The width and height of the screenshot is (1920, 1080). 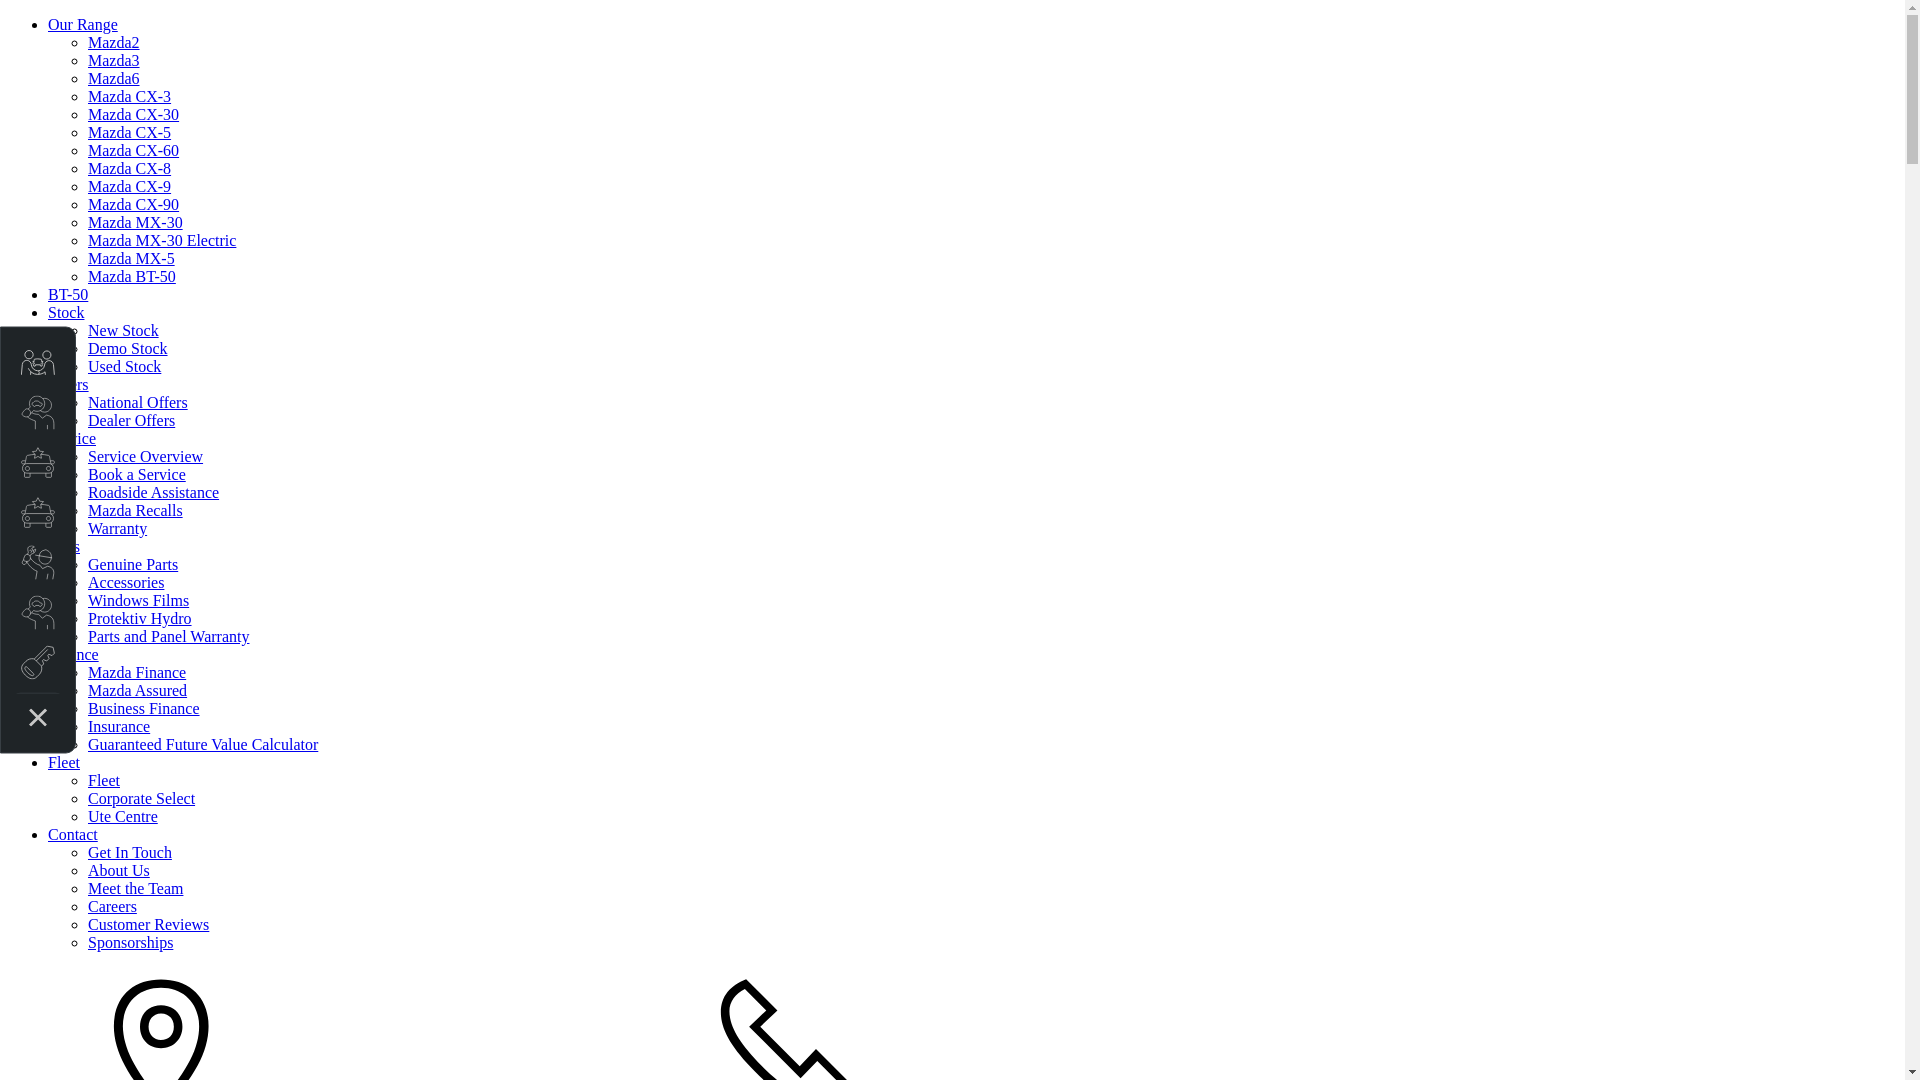 I want to click on 'Roadside Assistance', so click(x=86, y=492).